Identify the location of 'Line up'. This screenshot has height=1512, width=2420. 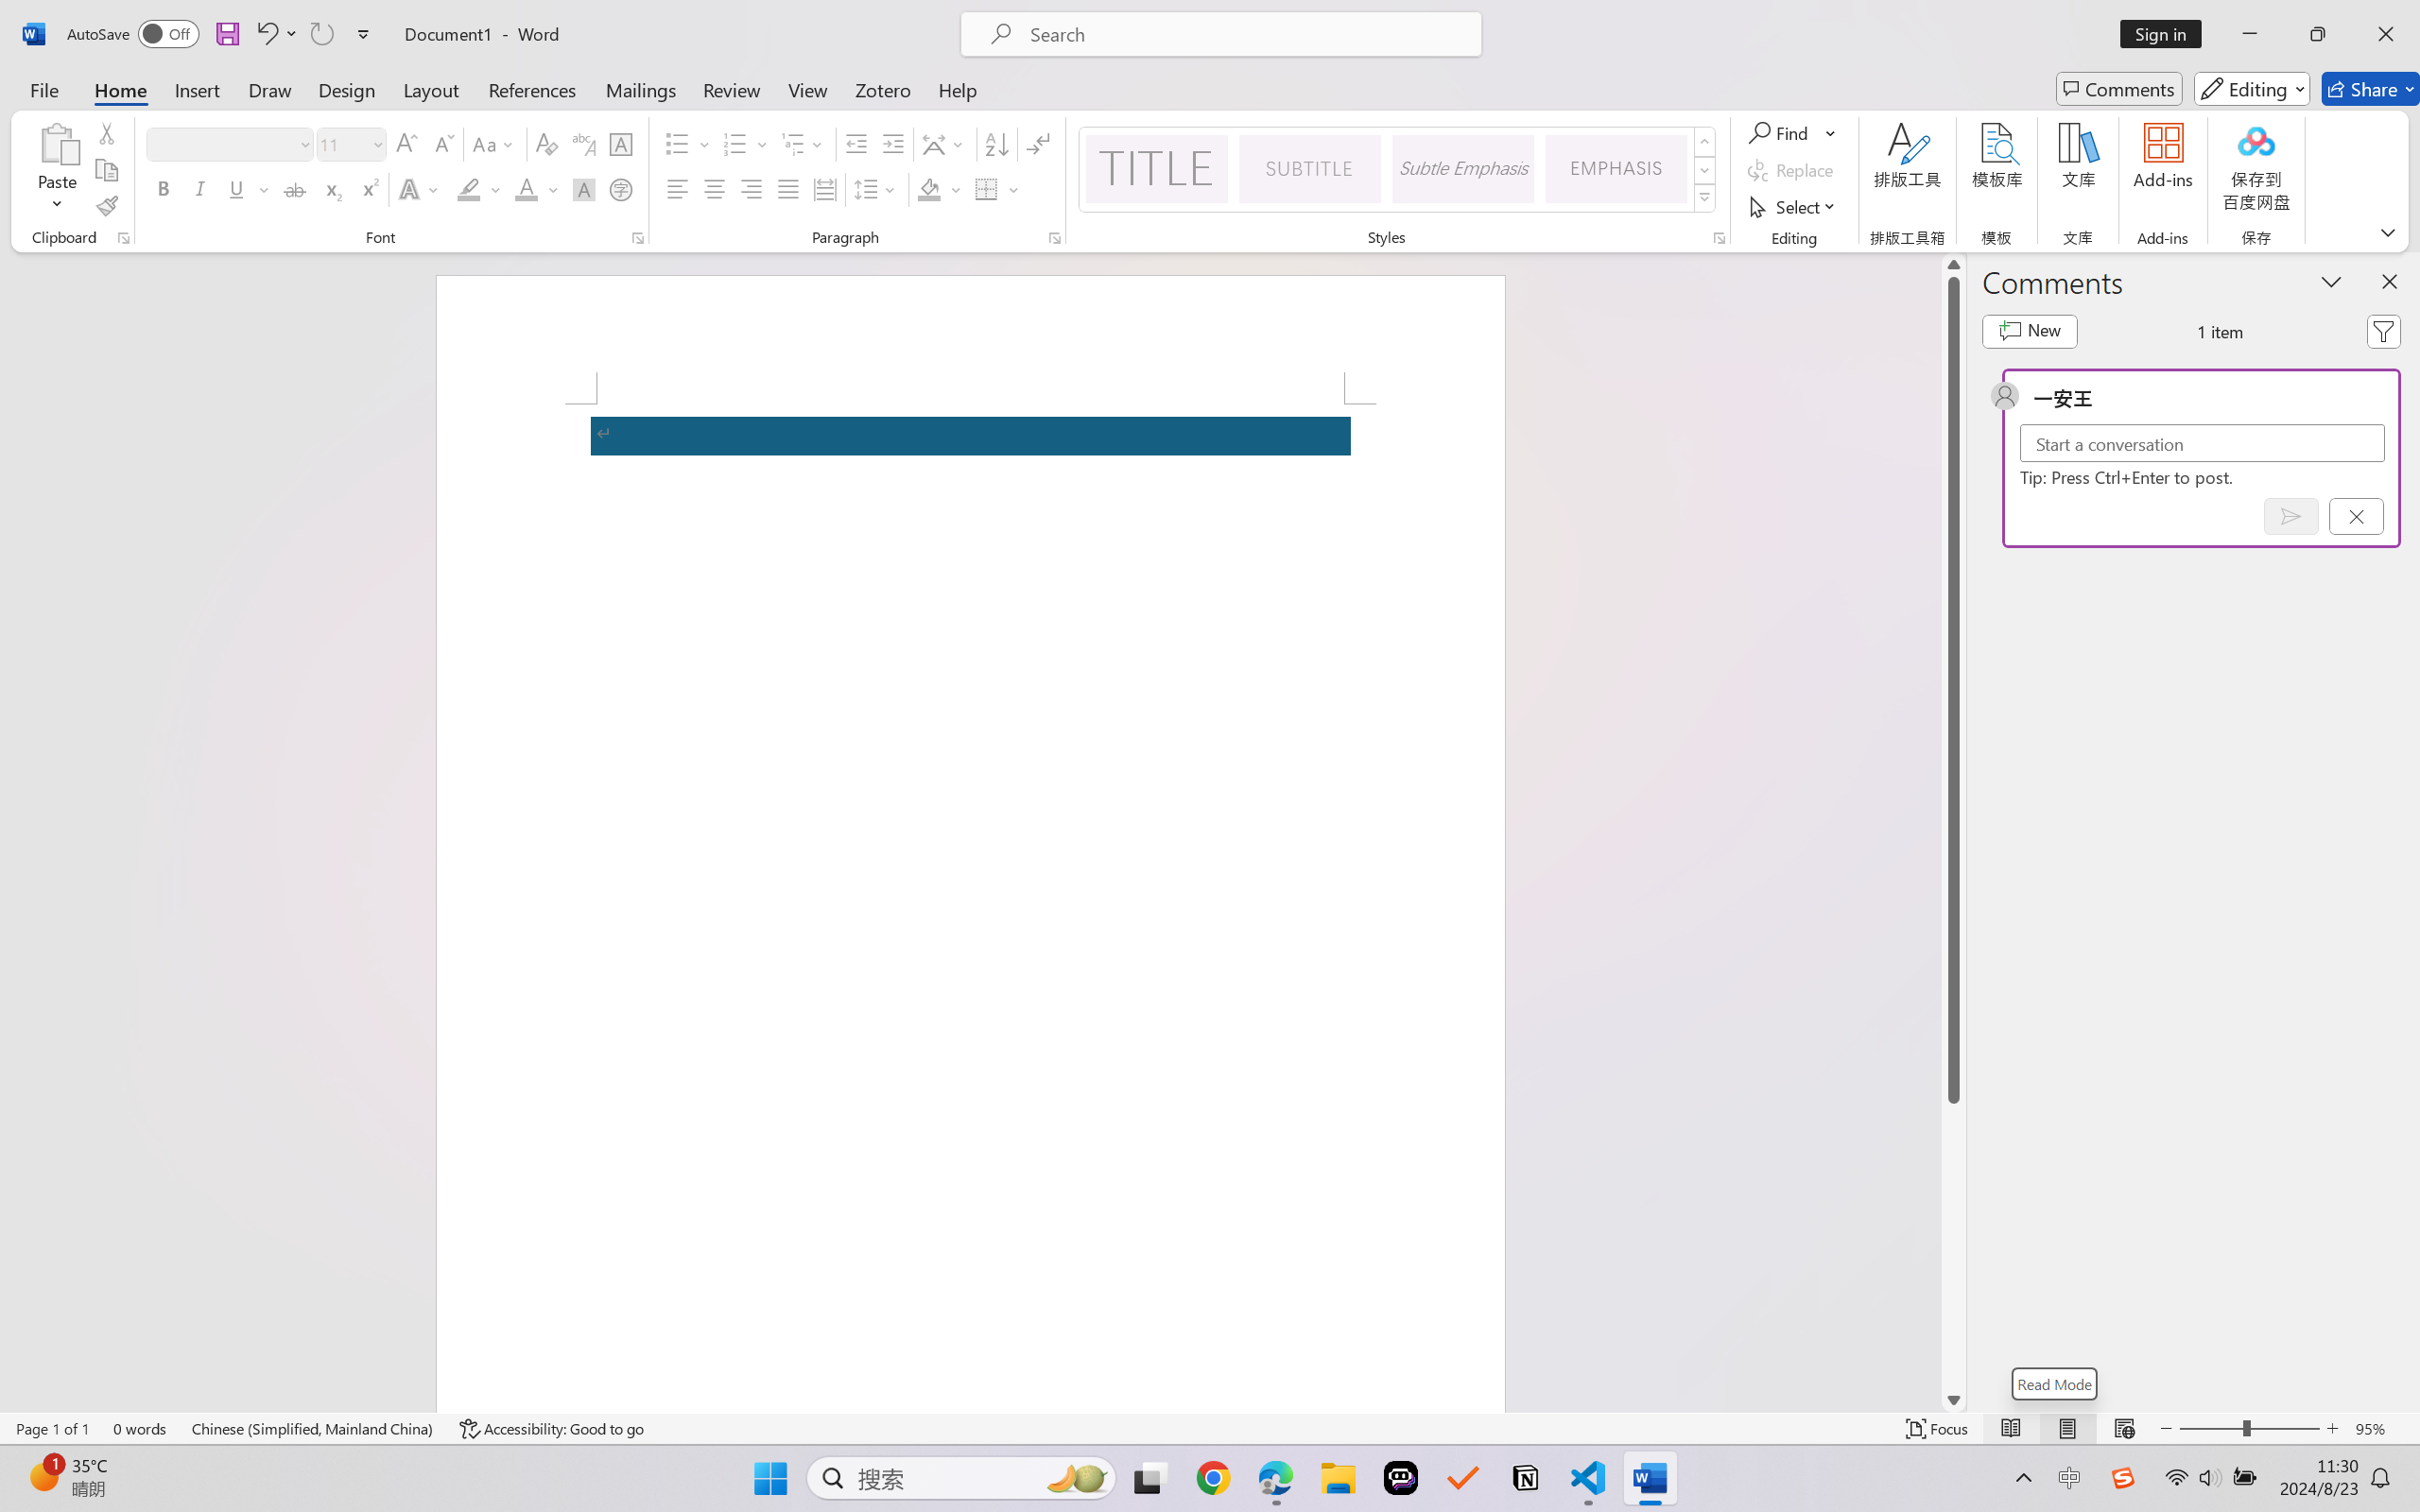
(1952, 264).